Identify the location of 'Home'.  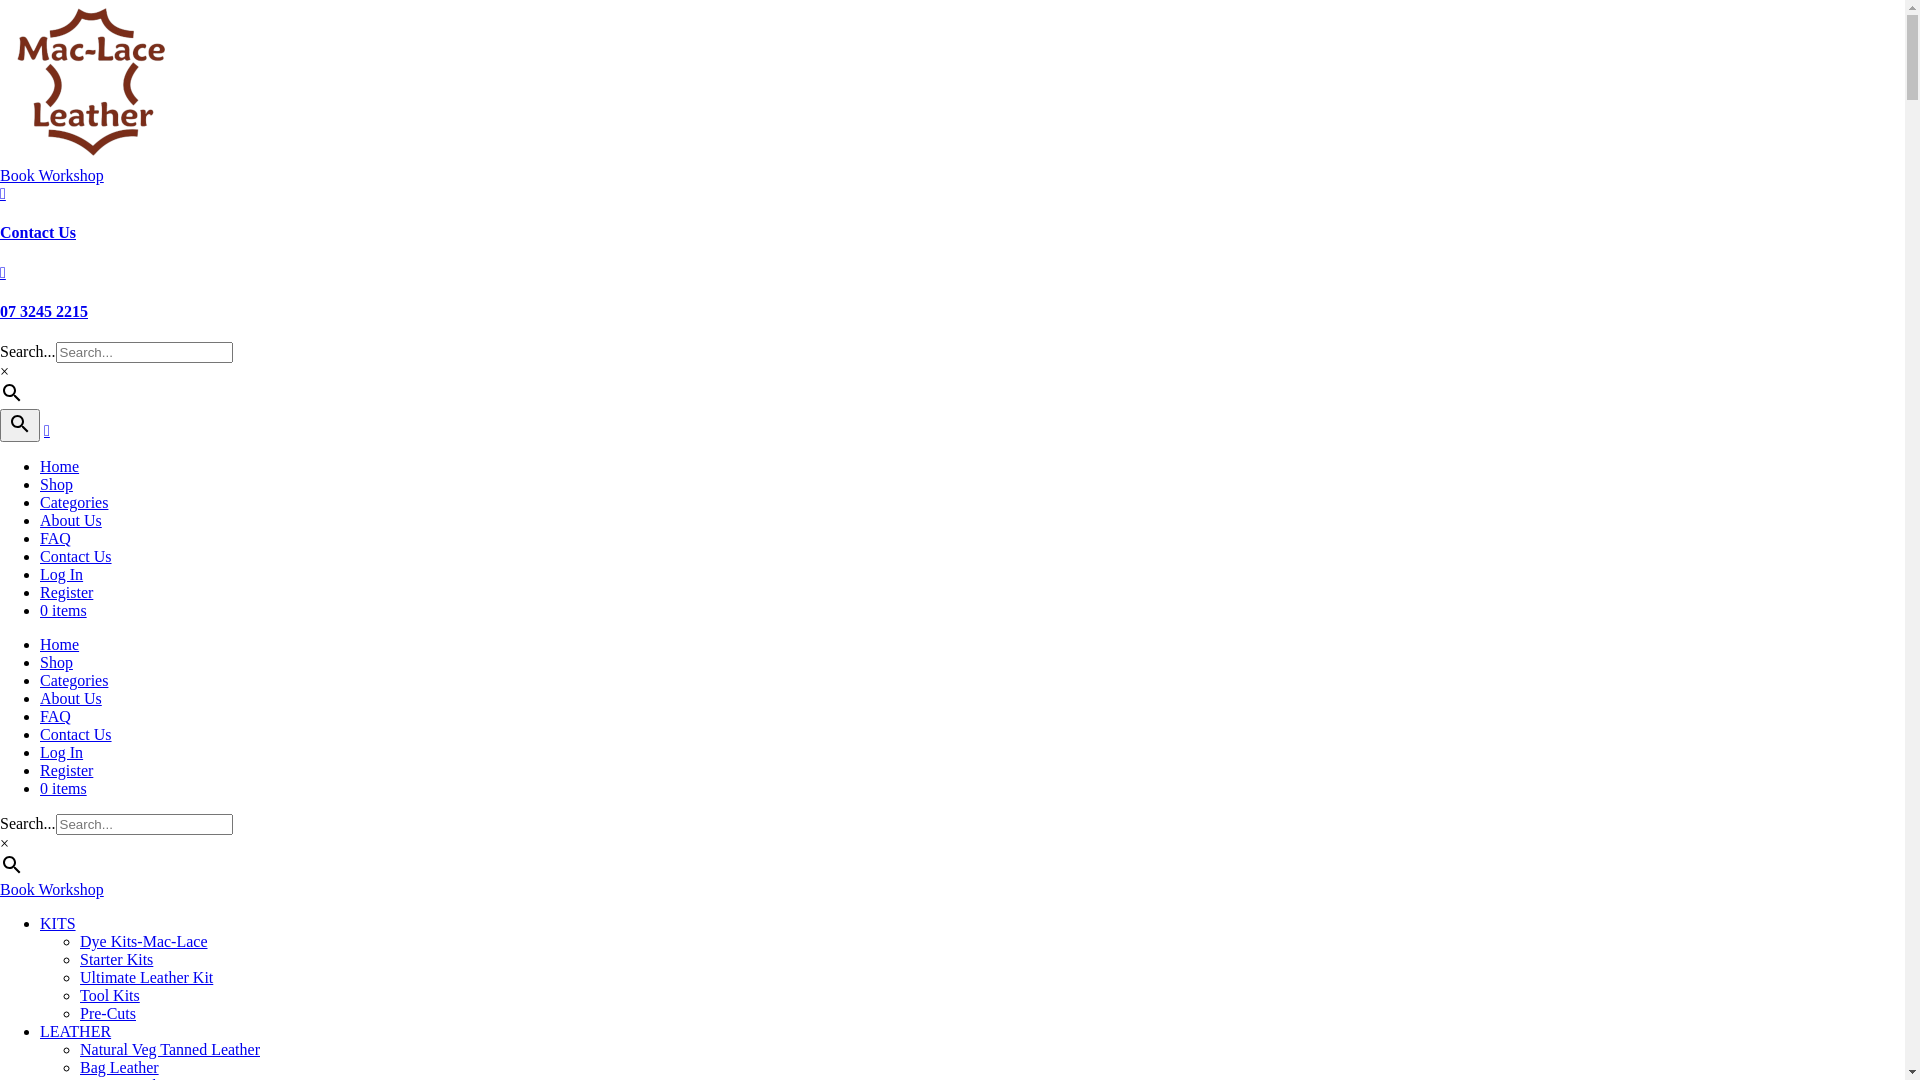
(59, 644).